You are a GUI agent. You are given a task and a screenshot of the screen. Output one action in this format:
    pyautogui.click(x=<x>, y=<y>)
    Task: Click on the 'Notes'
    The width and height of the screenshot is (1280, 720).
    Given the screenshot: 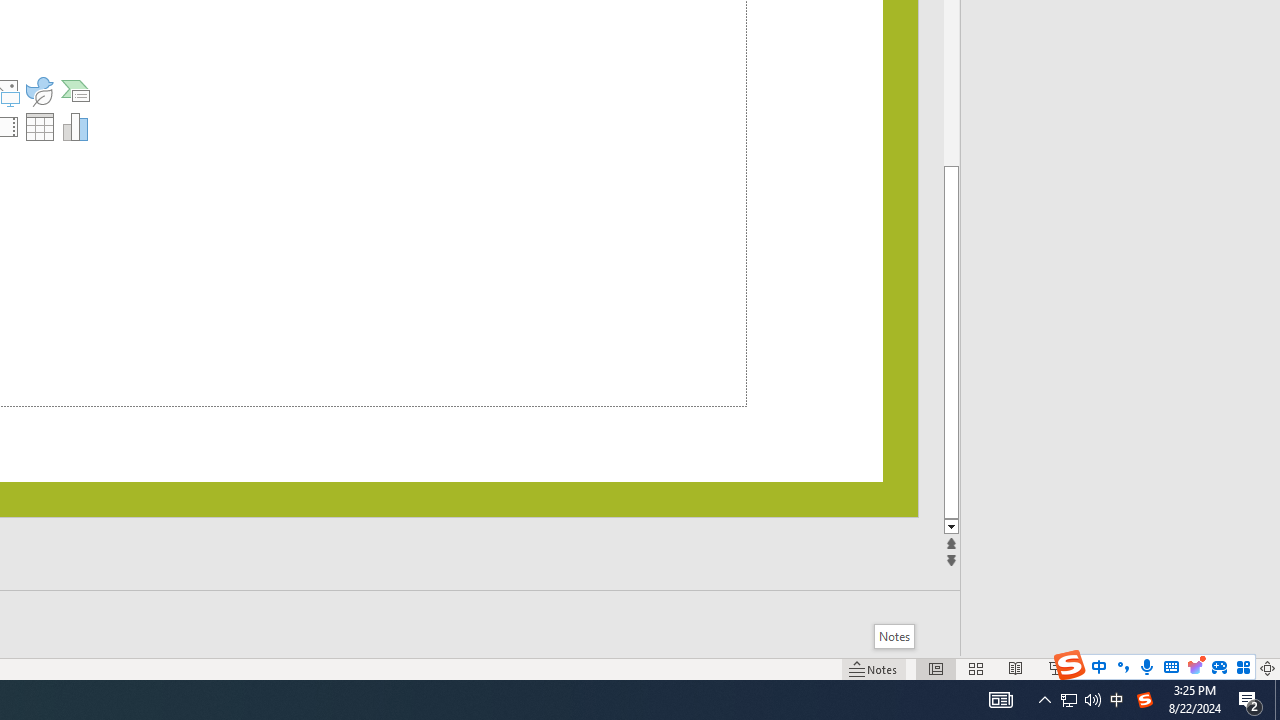 What is the action you would take?
    pyautogui.click(x=893, y=636)
    